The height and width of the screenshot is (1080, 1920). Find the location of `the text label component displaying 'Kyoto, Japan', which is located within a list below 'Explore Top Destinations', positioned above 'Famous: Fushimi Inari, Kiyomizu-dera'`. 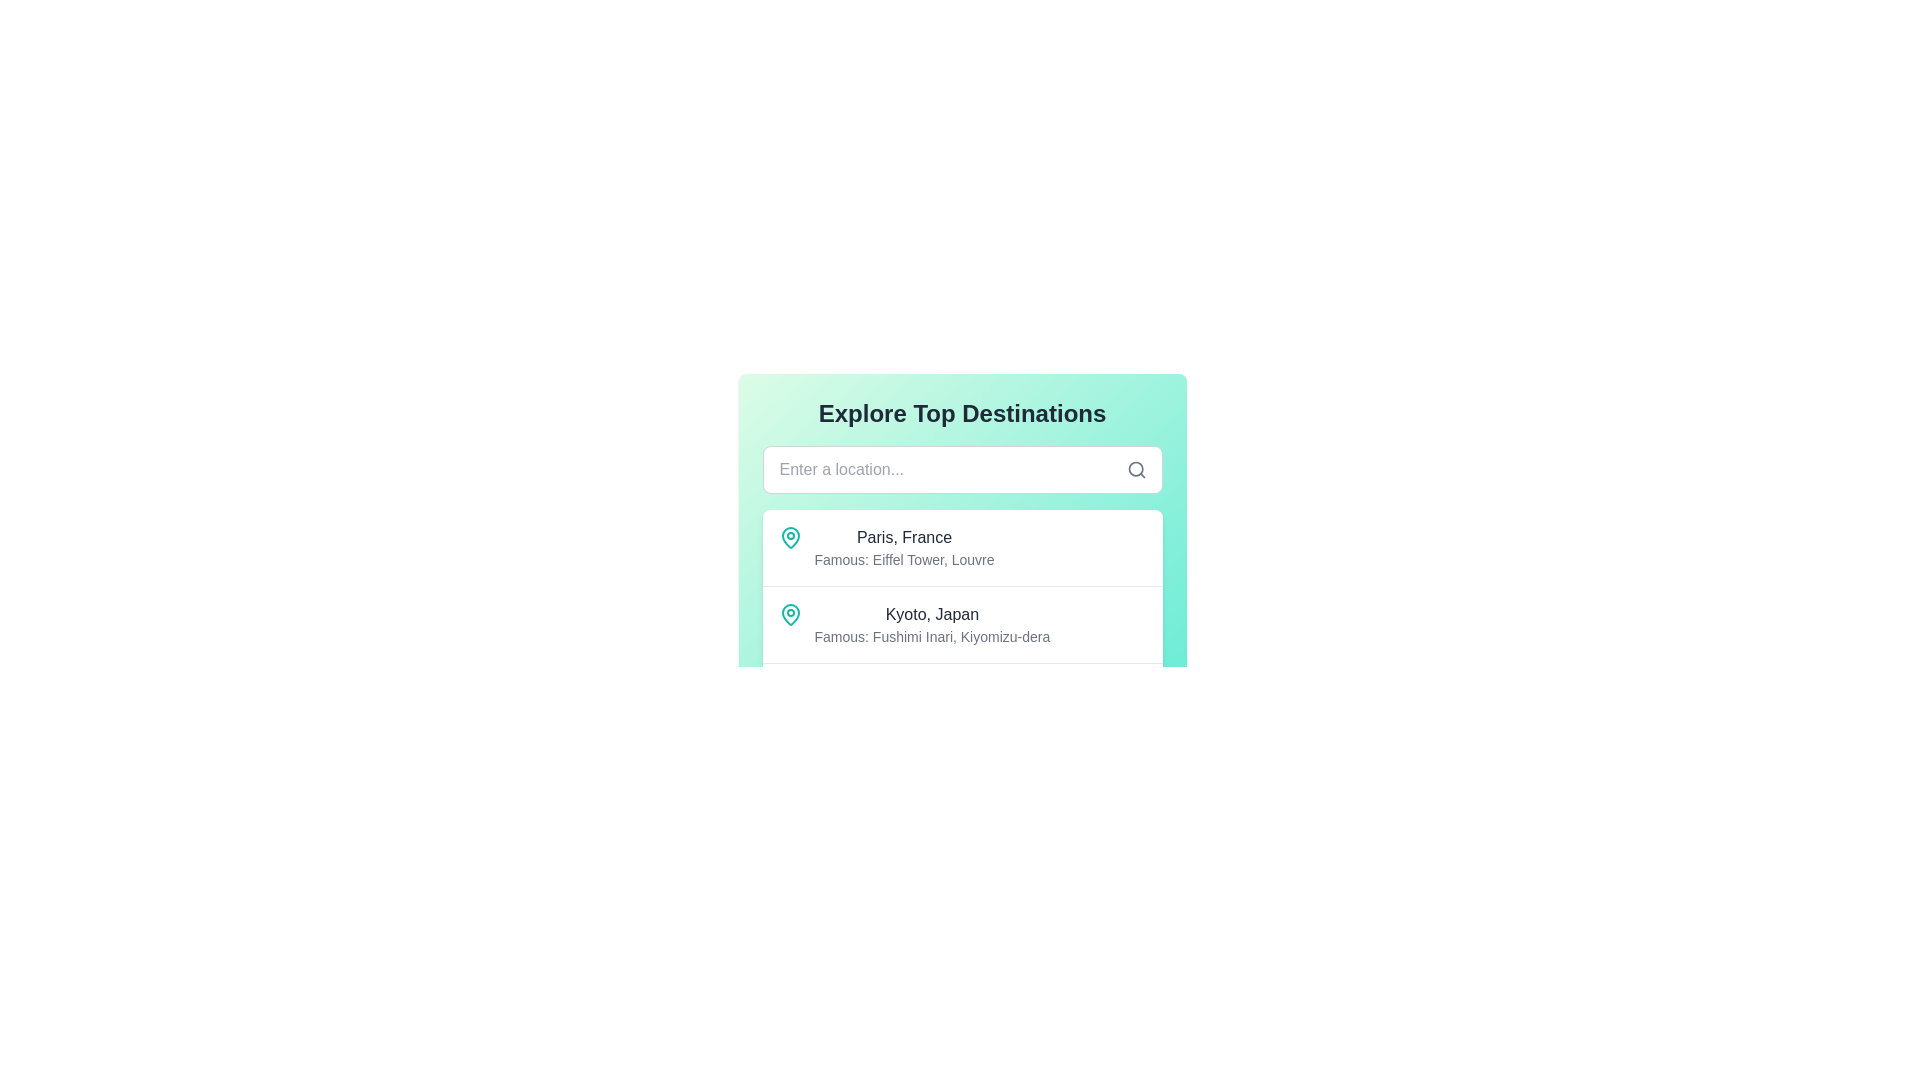

the text label component displaying 'Kyoto, Japan', which is located within a list below 'Explore Top Destinations', positioned above 'Famous: Fushimi Inari, Kiyomizu-dera' is located at coordinates (931, 613).